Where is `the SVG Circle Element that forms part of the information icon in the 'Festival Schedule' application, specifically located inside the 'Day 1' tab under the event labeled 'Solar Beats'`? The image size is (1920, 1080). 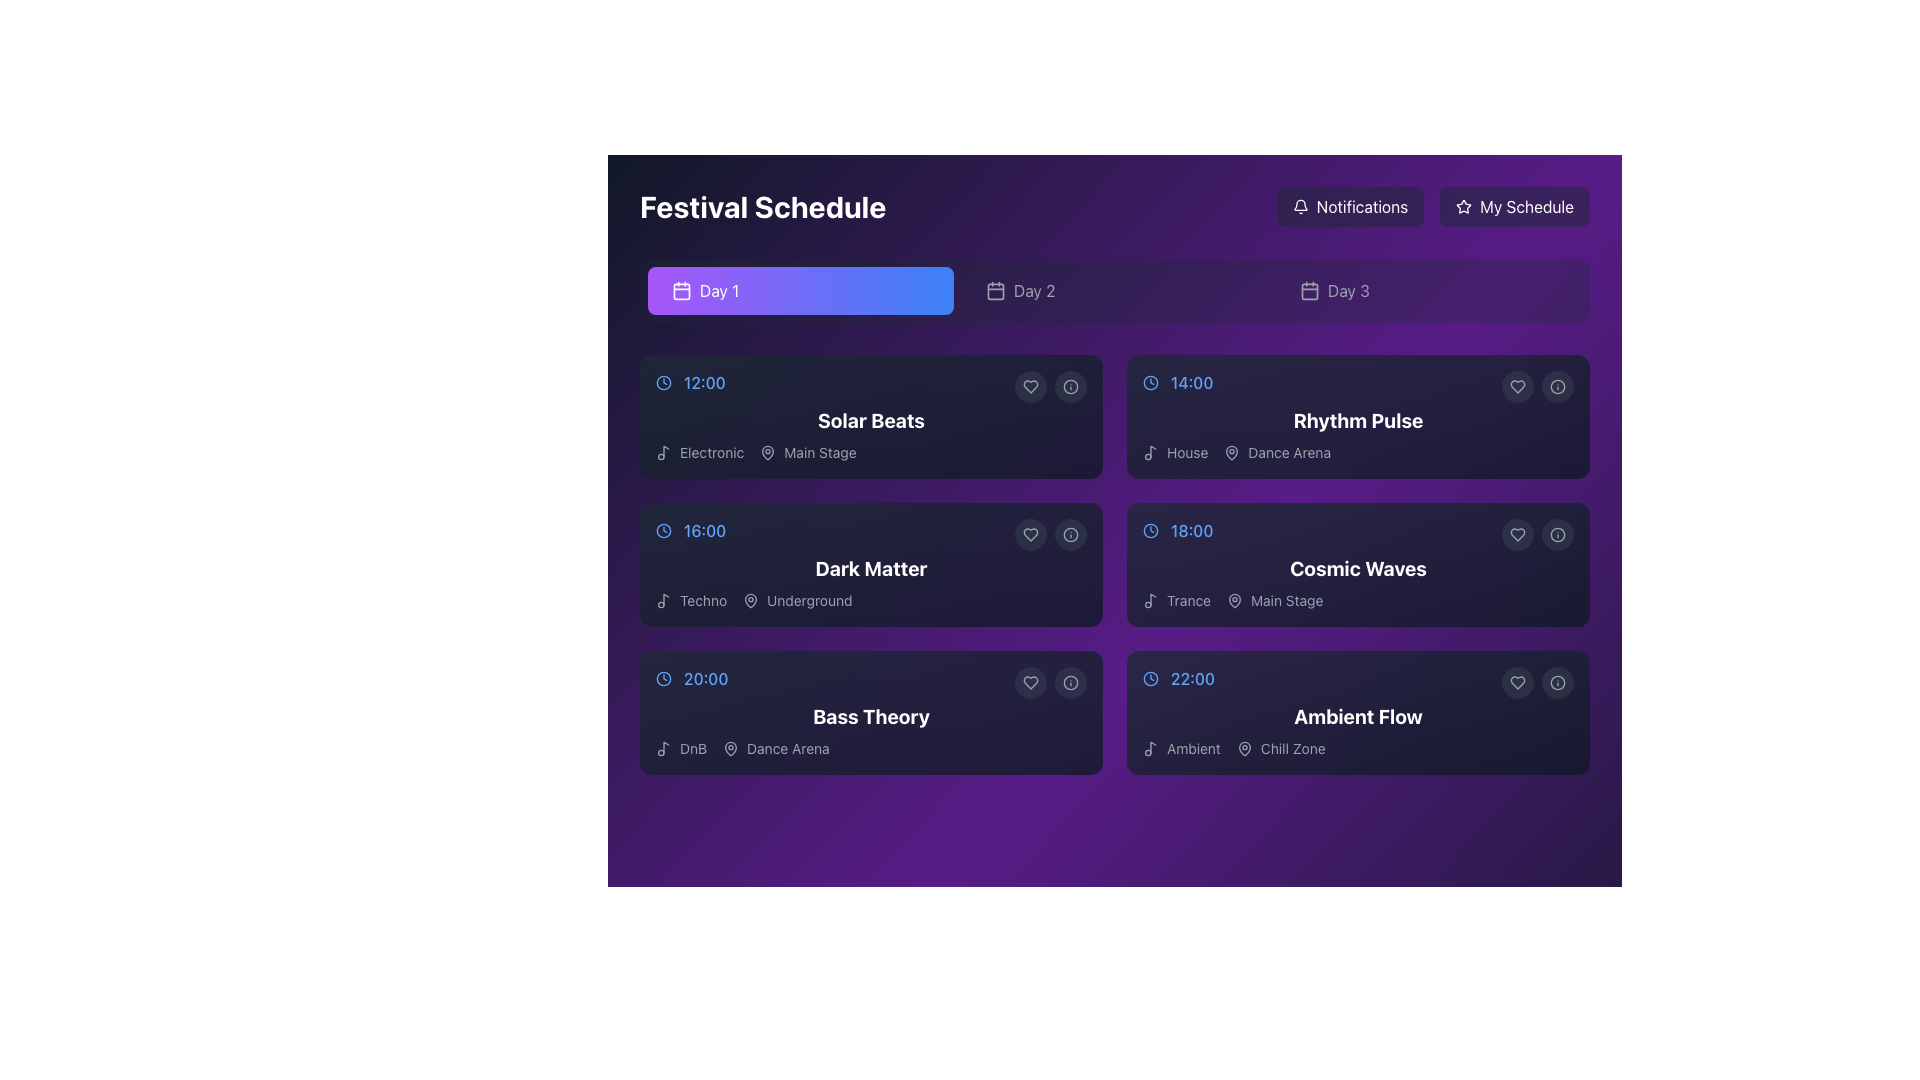
the SVG Circle Element that forms part of the information icon in the 'Festival Schedule' application, specifically located inside the 'Day 1' tab under the event labeled 'Solar Beats' is located at coordinates (1069, 386).